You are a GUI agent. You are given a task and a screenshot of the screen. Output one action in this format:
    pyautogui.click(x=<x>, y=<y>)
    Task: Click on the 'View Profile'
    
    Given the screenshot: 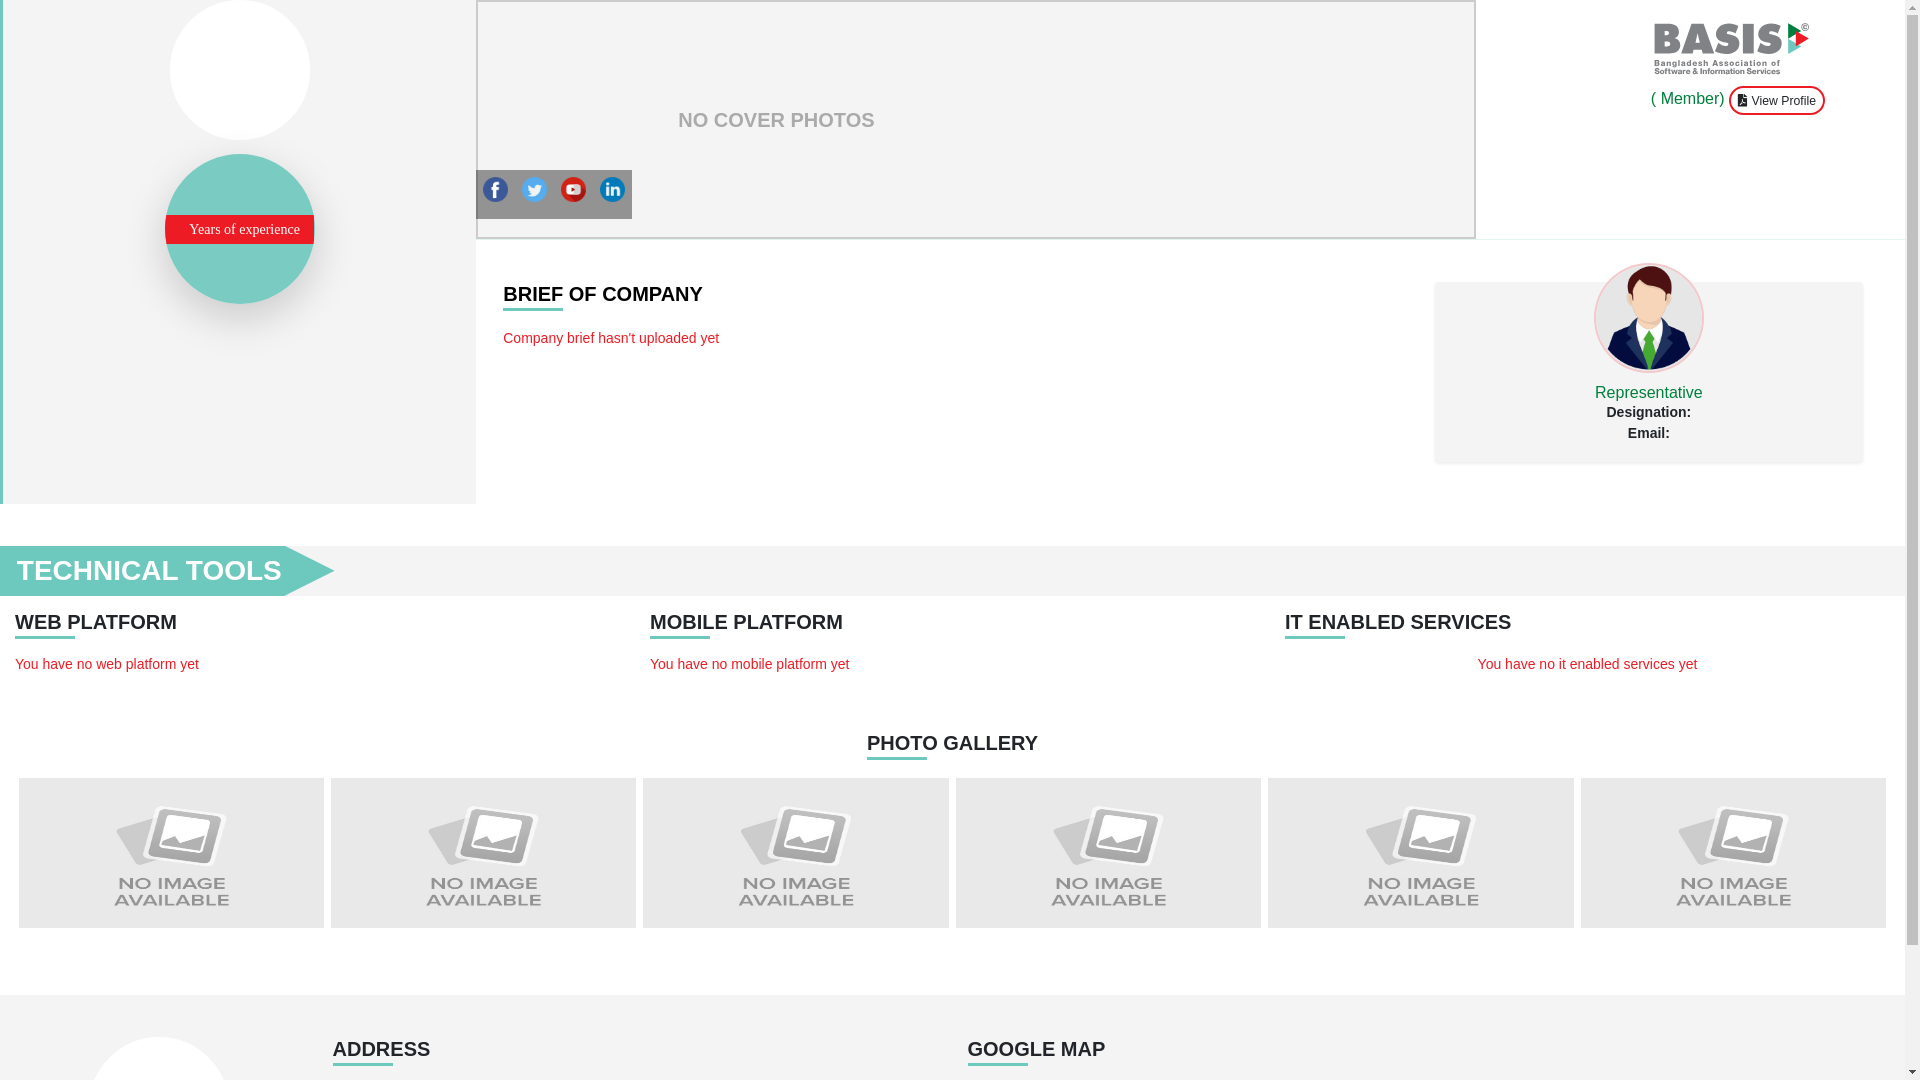 What is the action you would take?
    pyautogui.click(x=1776, y=100)
    